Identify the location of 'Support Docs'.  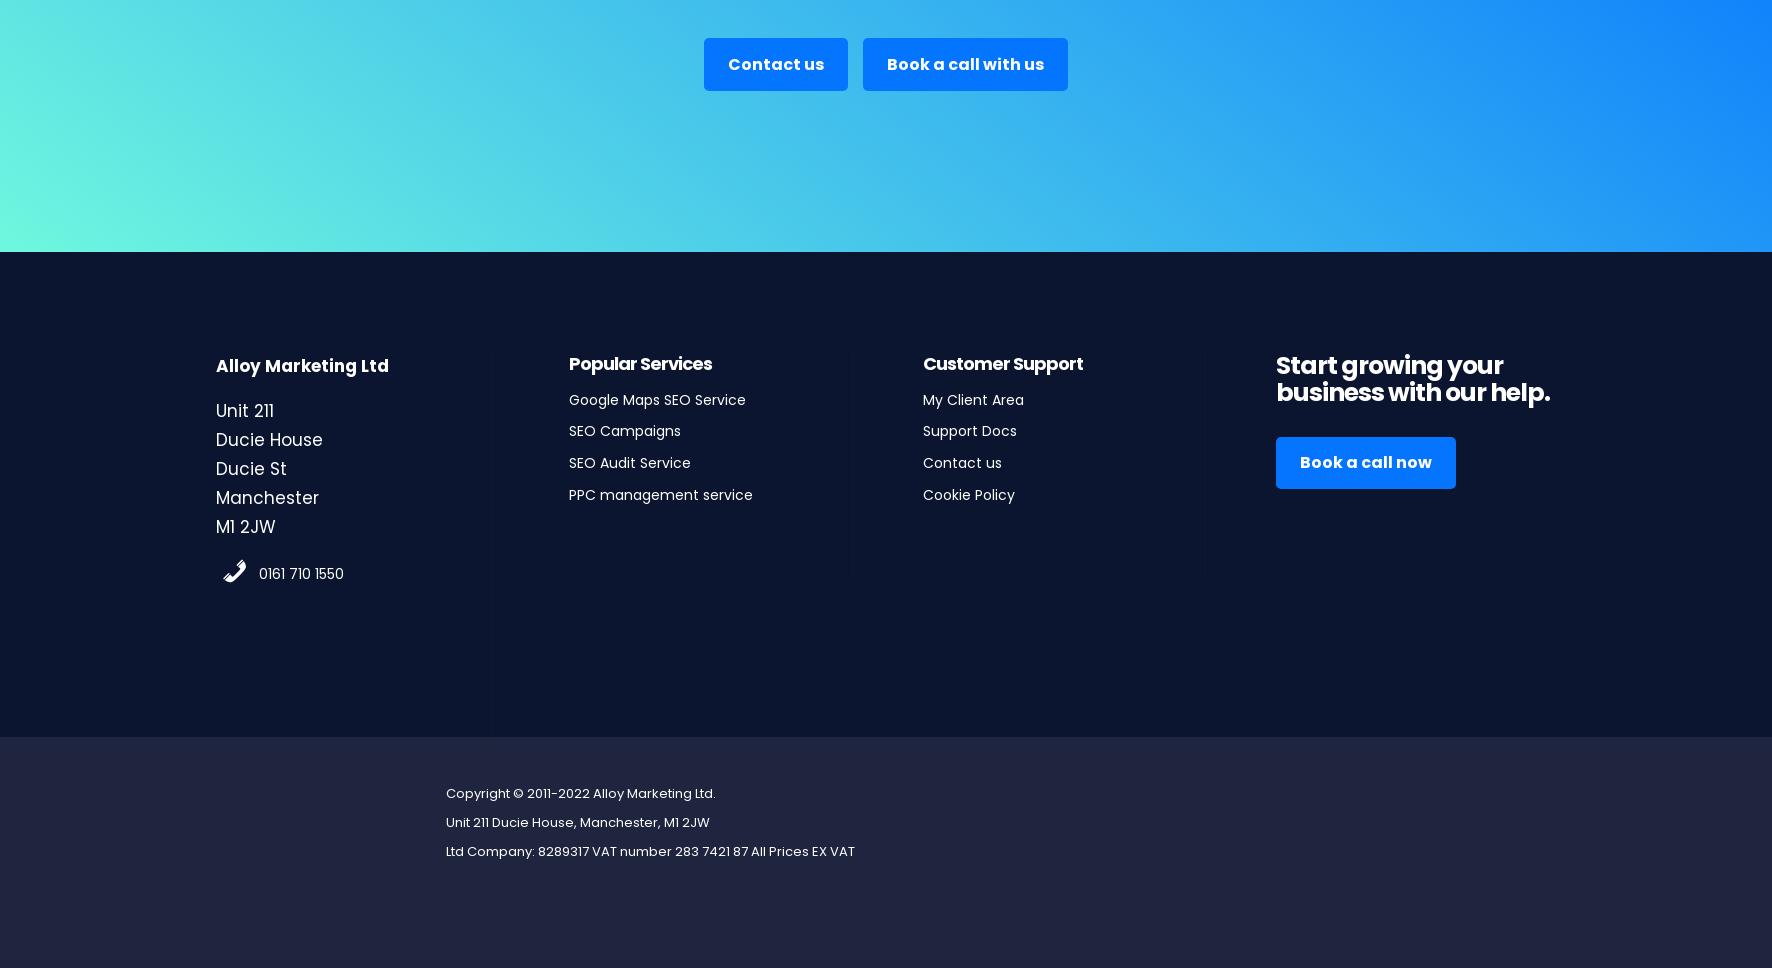
(967, 430).